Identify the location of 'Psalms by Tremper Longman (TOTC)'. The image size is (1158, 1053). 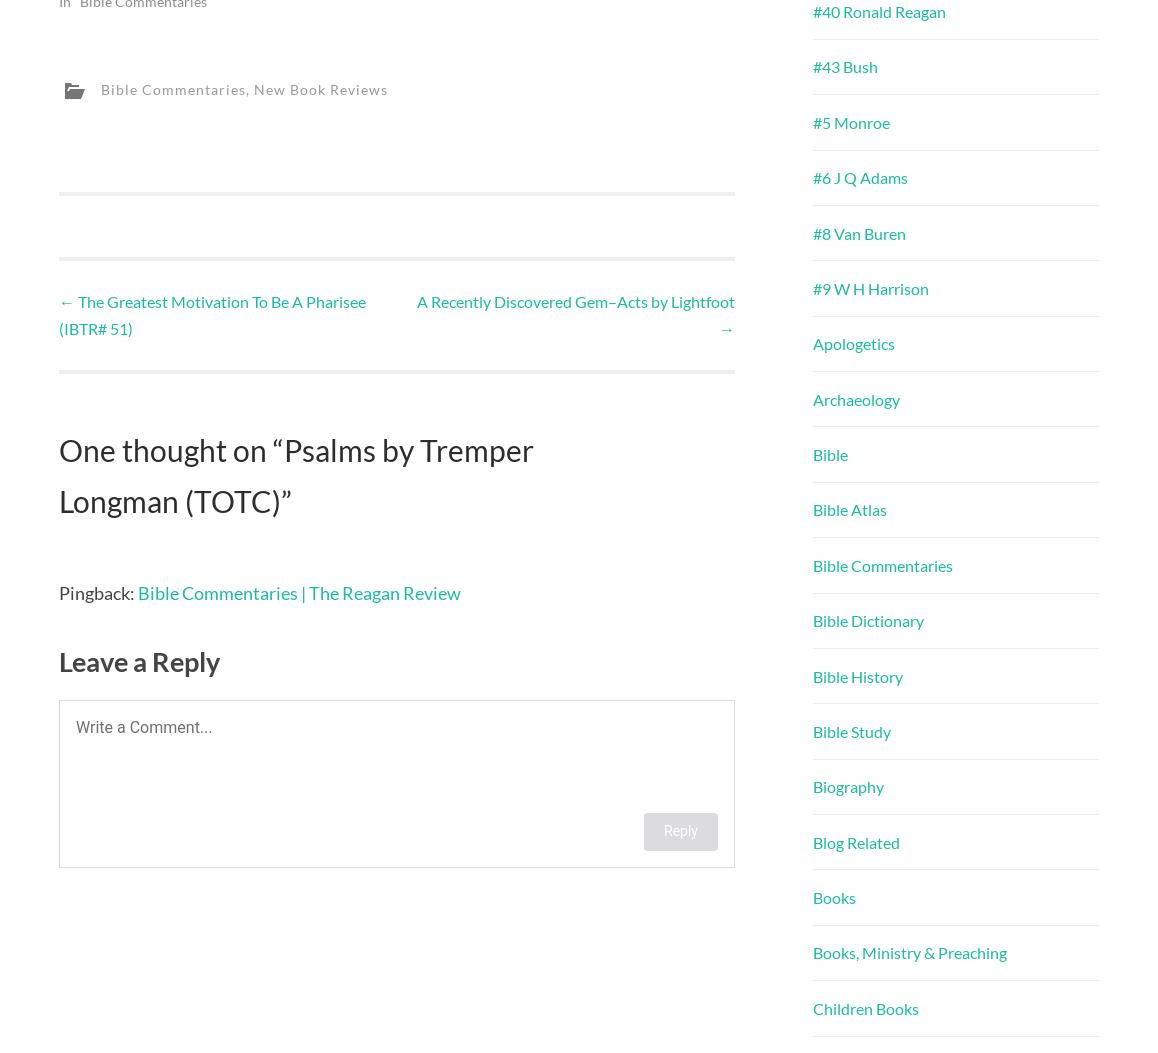
(296, 473).